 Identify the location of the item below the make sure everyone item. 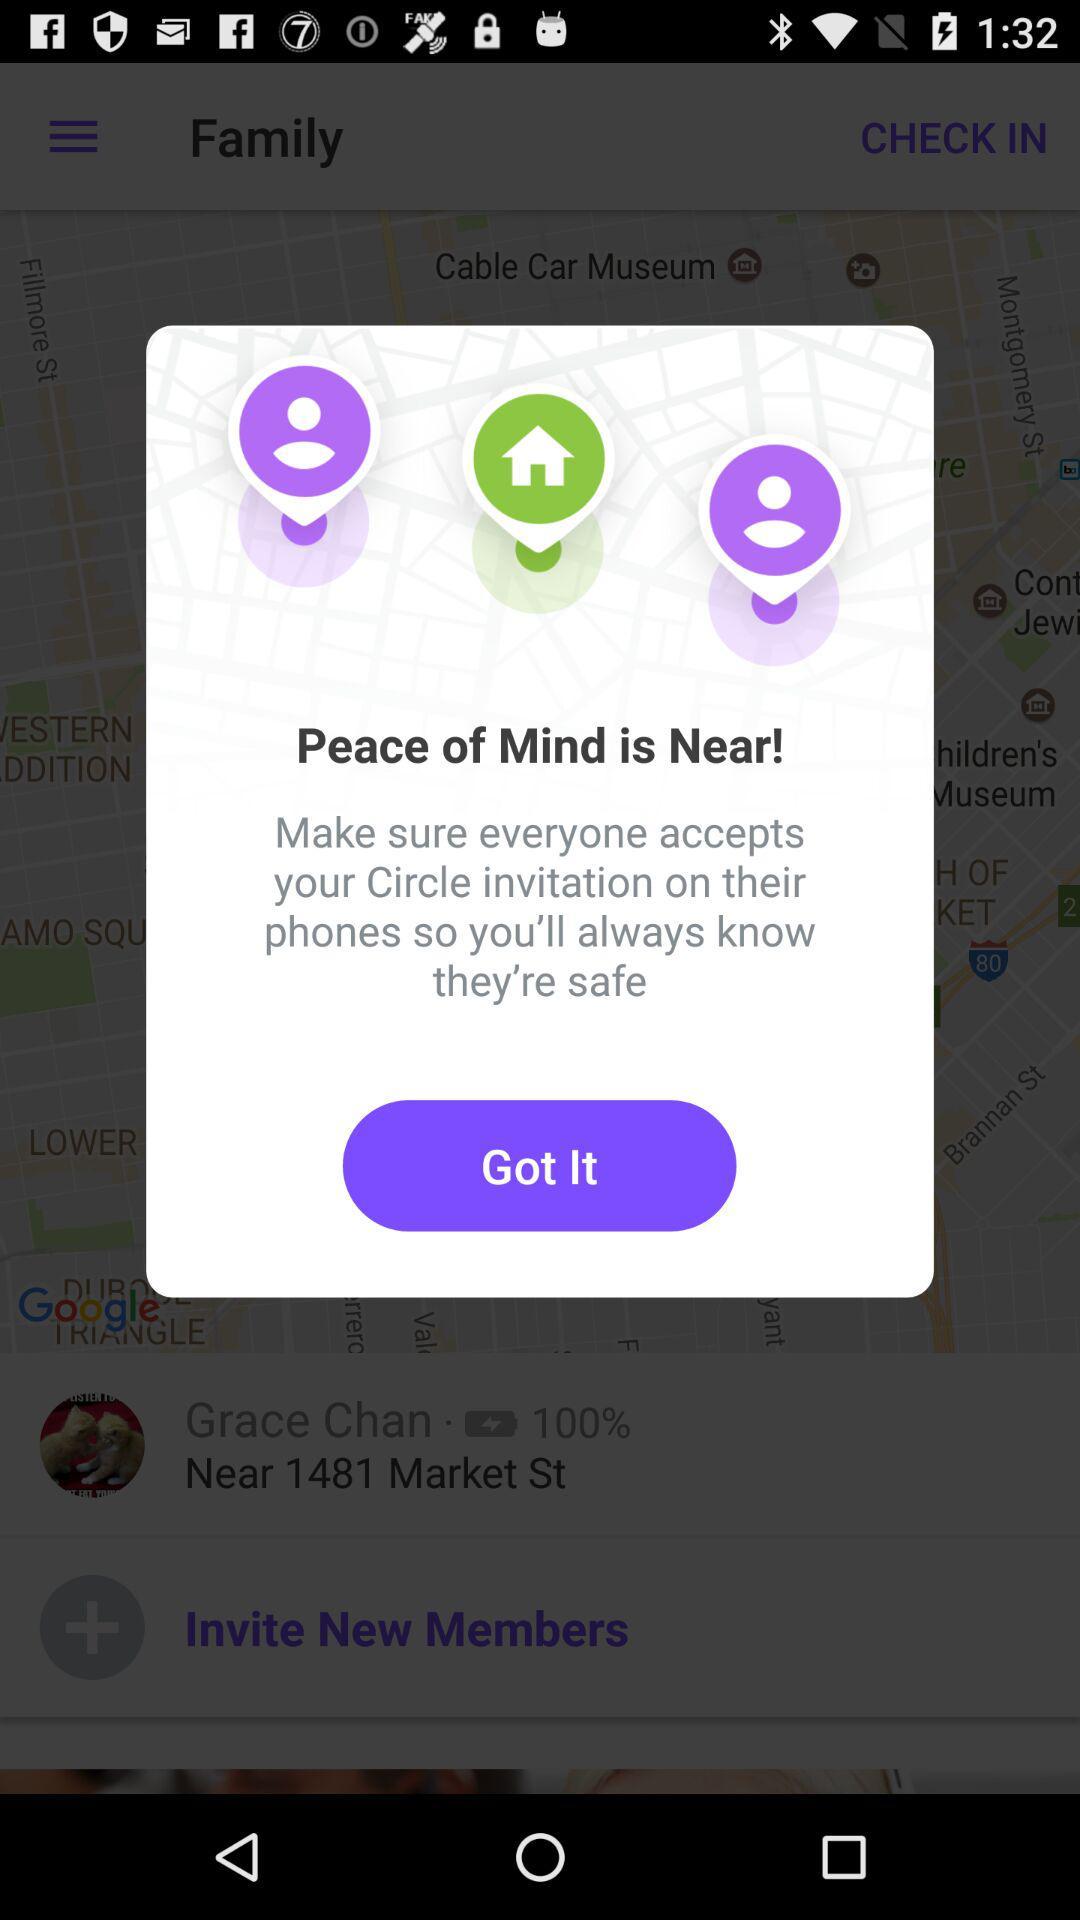
(538, 1165).